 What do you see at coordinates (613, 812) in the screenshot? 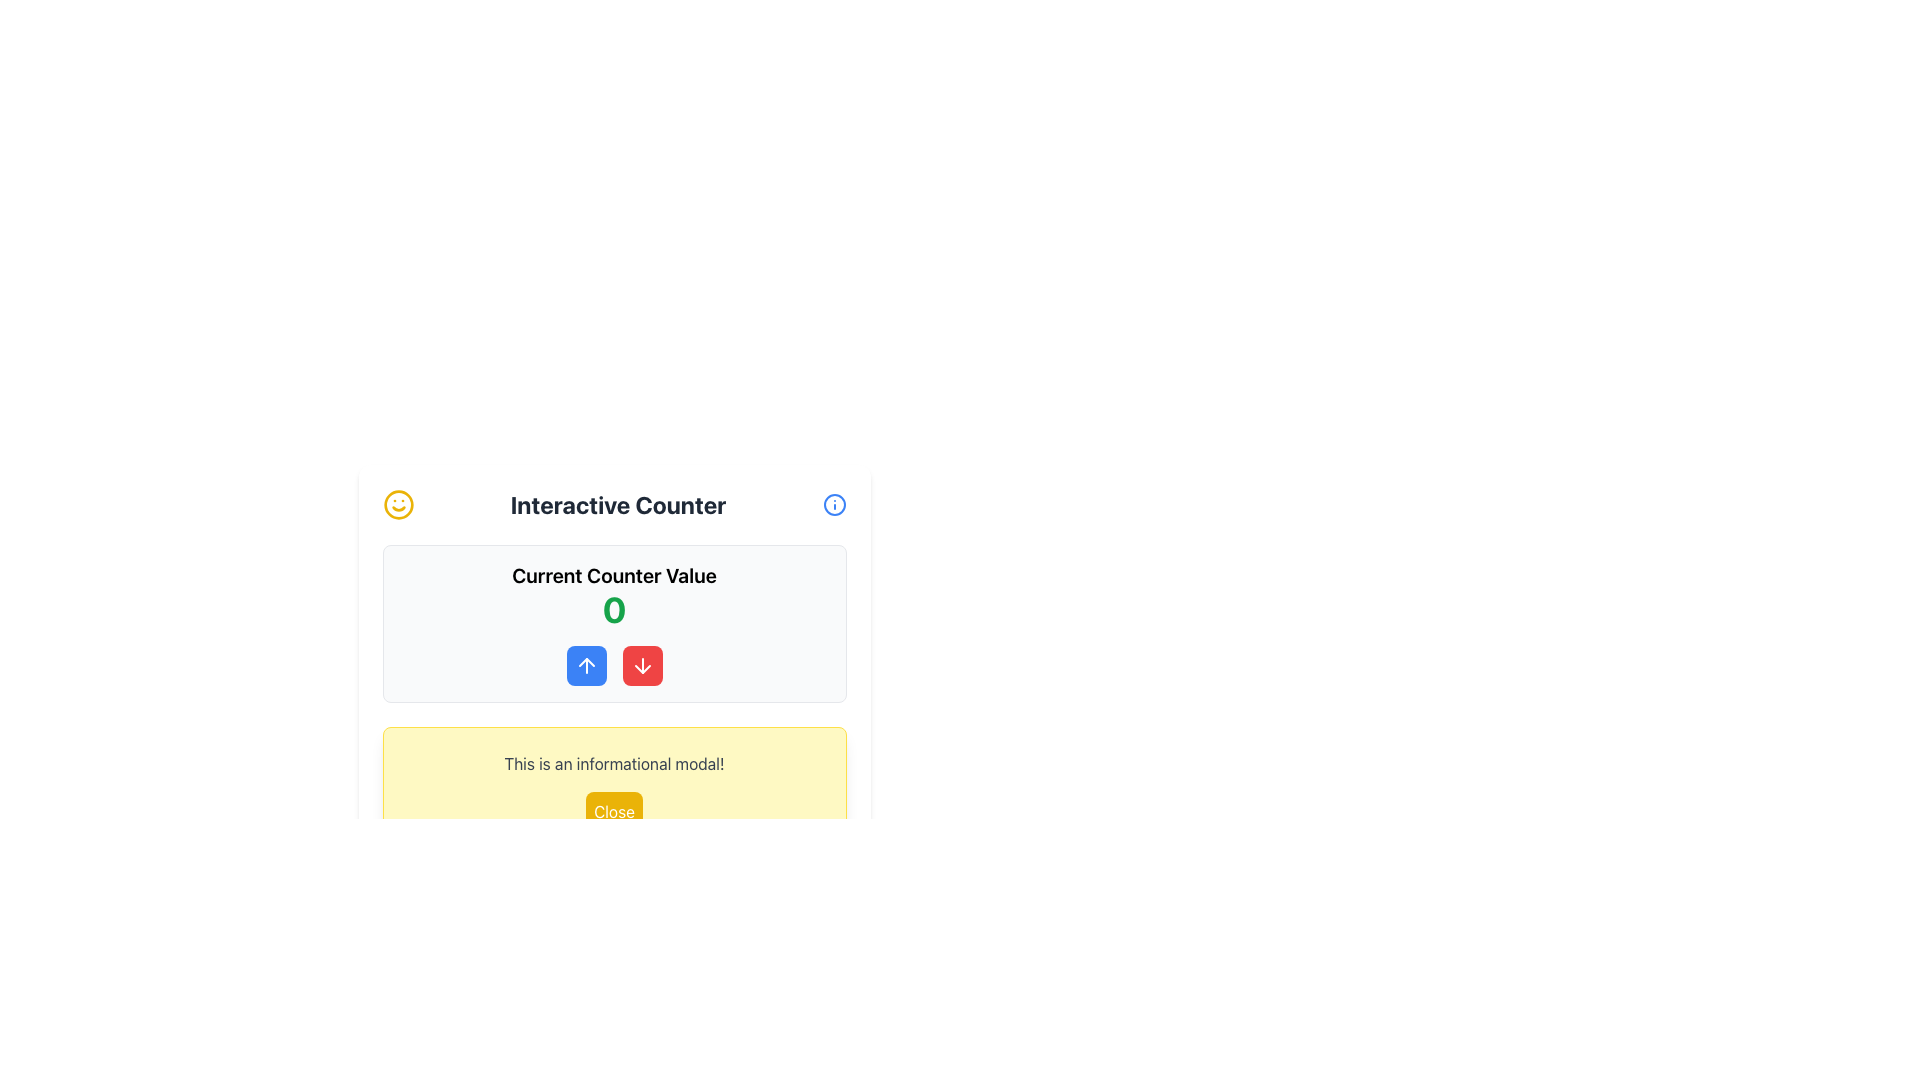
I see `the yellow button with rounded corners and white text reading 'Close'` at bounding box center [613, 812].